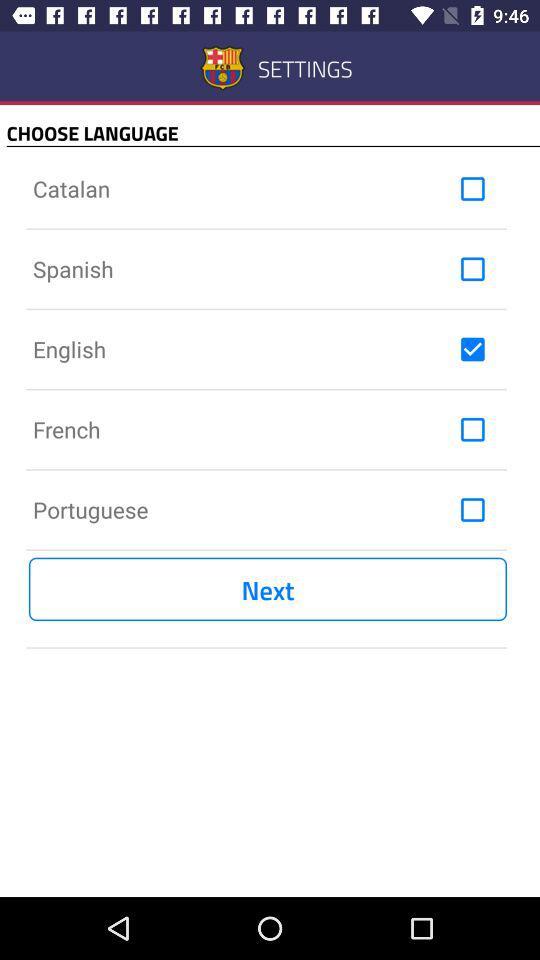 The width and height of the screenshot is (540, 960). Describe the element at coordinates (472, 189) in the screenshot. I see `search` at that location.